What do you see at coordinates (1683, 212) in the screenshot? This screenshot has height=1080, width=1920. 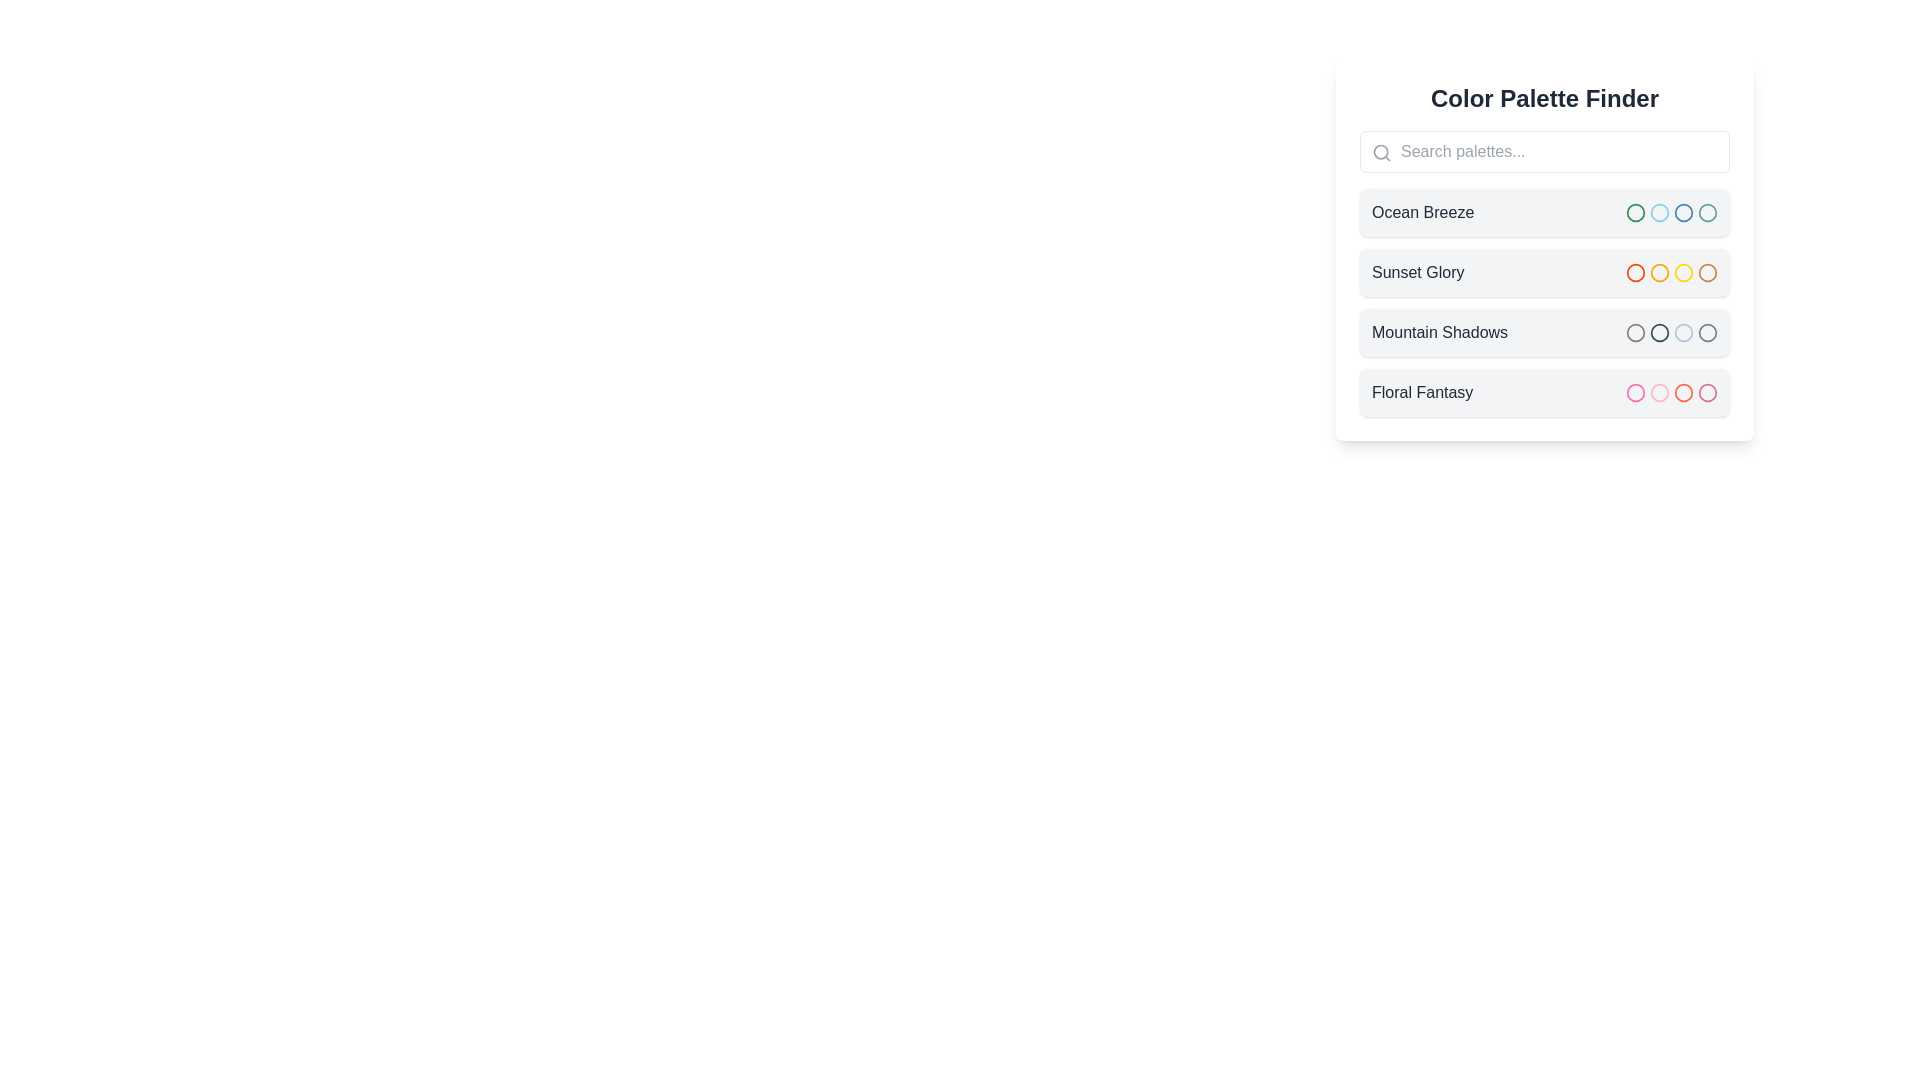 I see `the circular button with a blue outline and white center located at the end of the 'Ocean Breeze' row in the color palette section` at bounding box center [1683, 212].